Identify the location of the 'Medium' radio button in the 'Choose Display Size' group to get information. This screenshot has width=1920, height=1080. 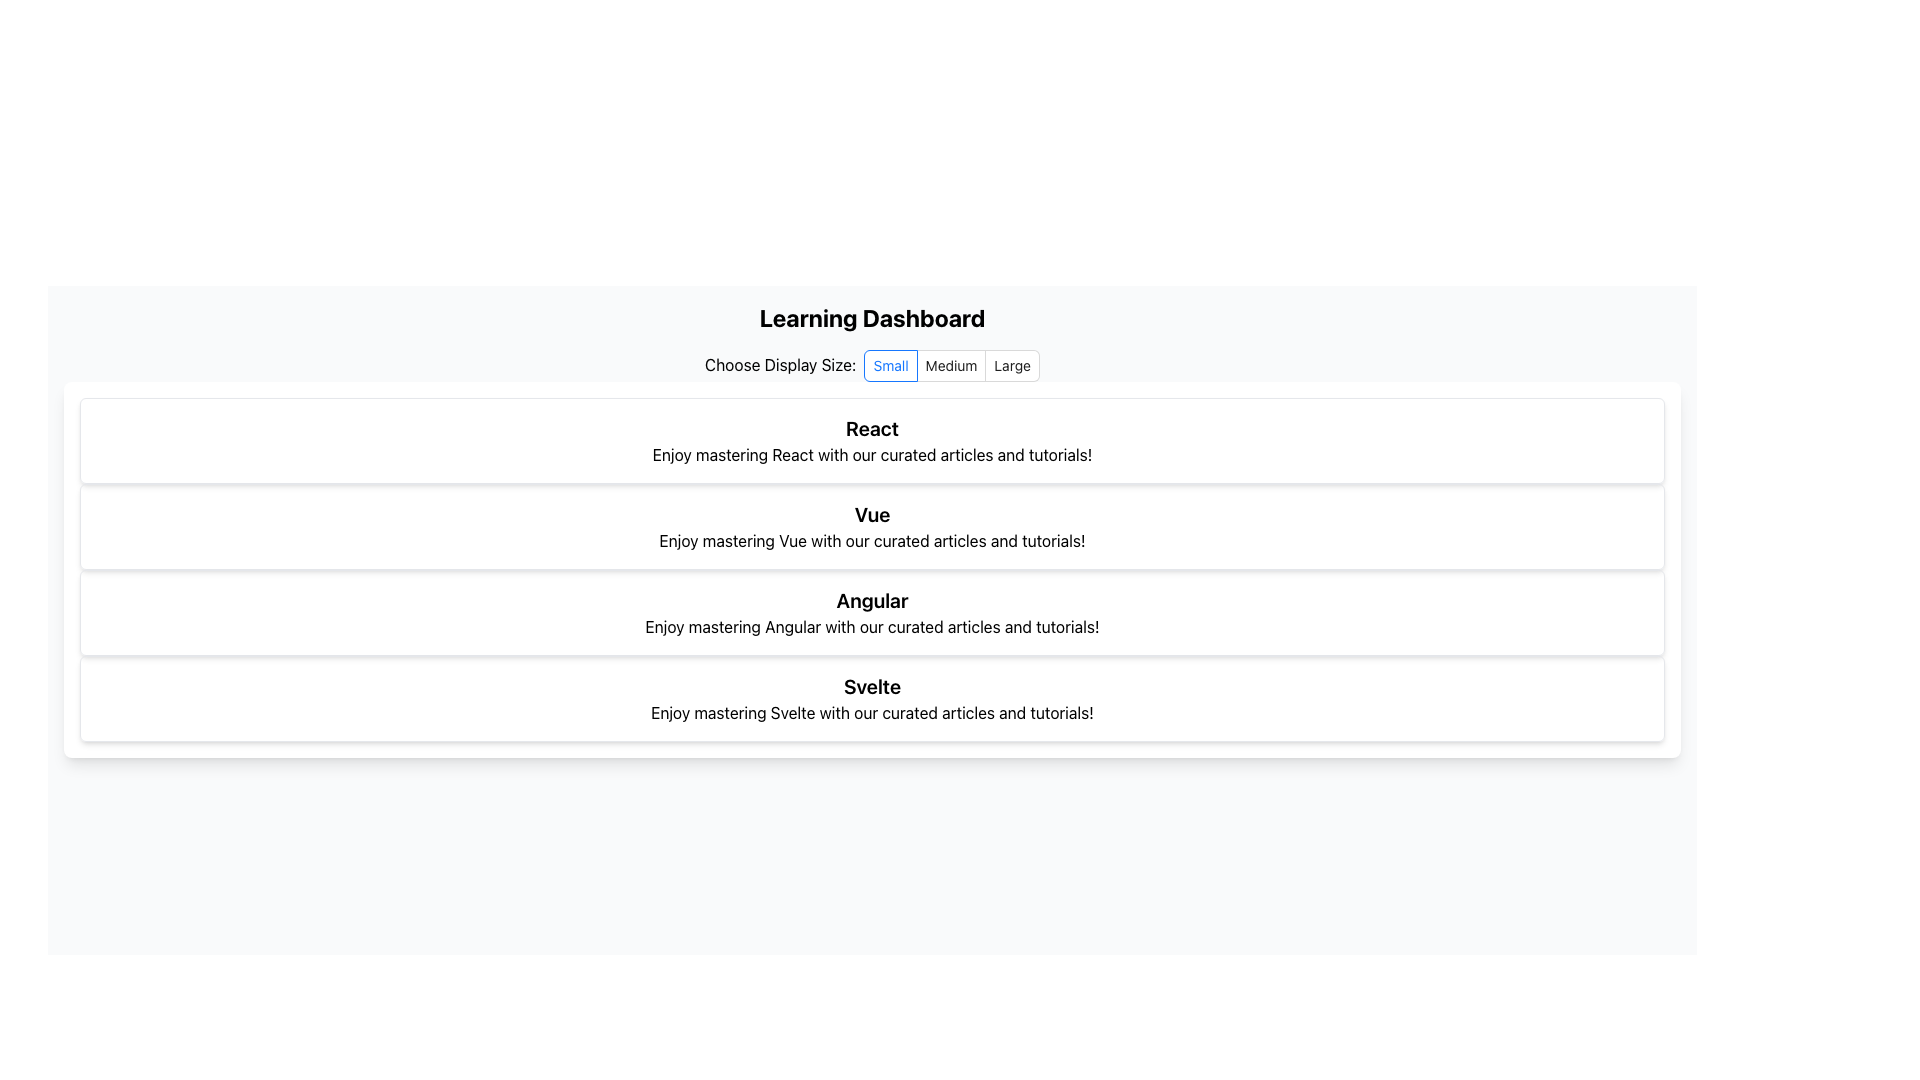
(950, 366).